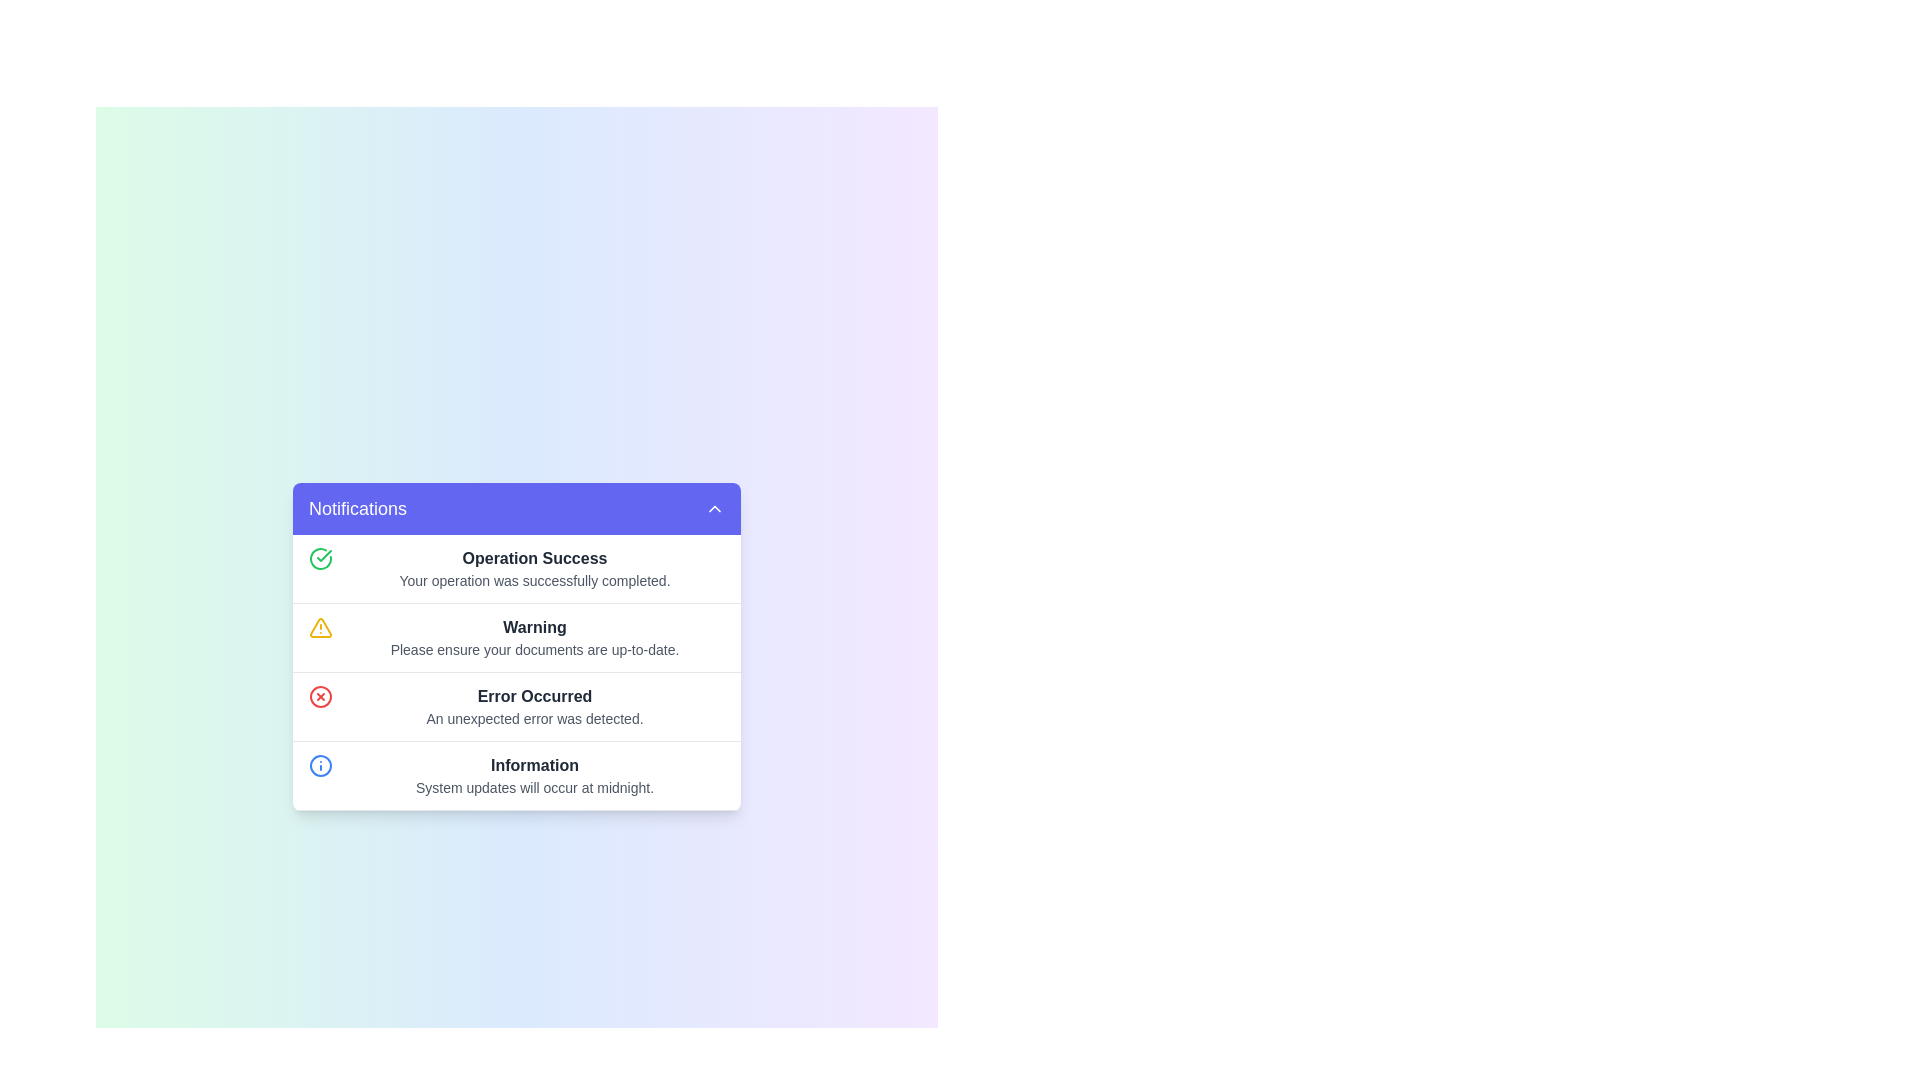  What do you see at coordinates (534, 559) in the screenshot?
I see `static text label 'Operation Success' located in the notifications panel, specifically in the first card, which is styled in bold dark gray against a white background` at bounding box center [534, 559].